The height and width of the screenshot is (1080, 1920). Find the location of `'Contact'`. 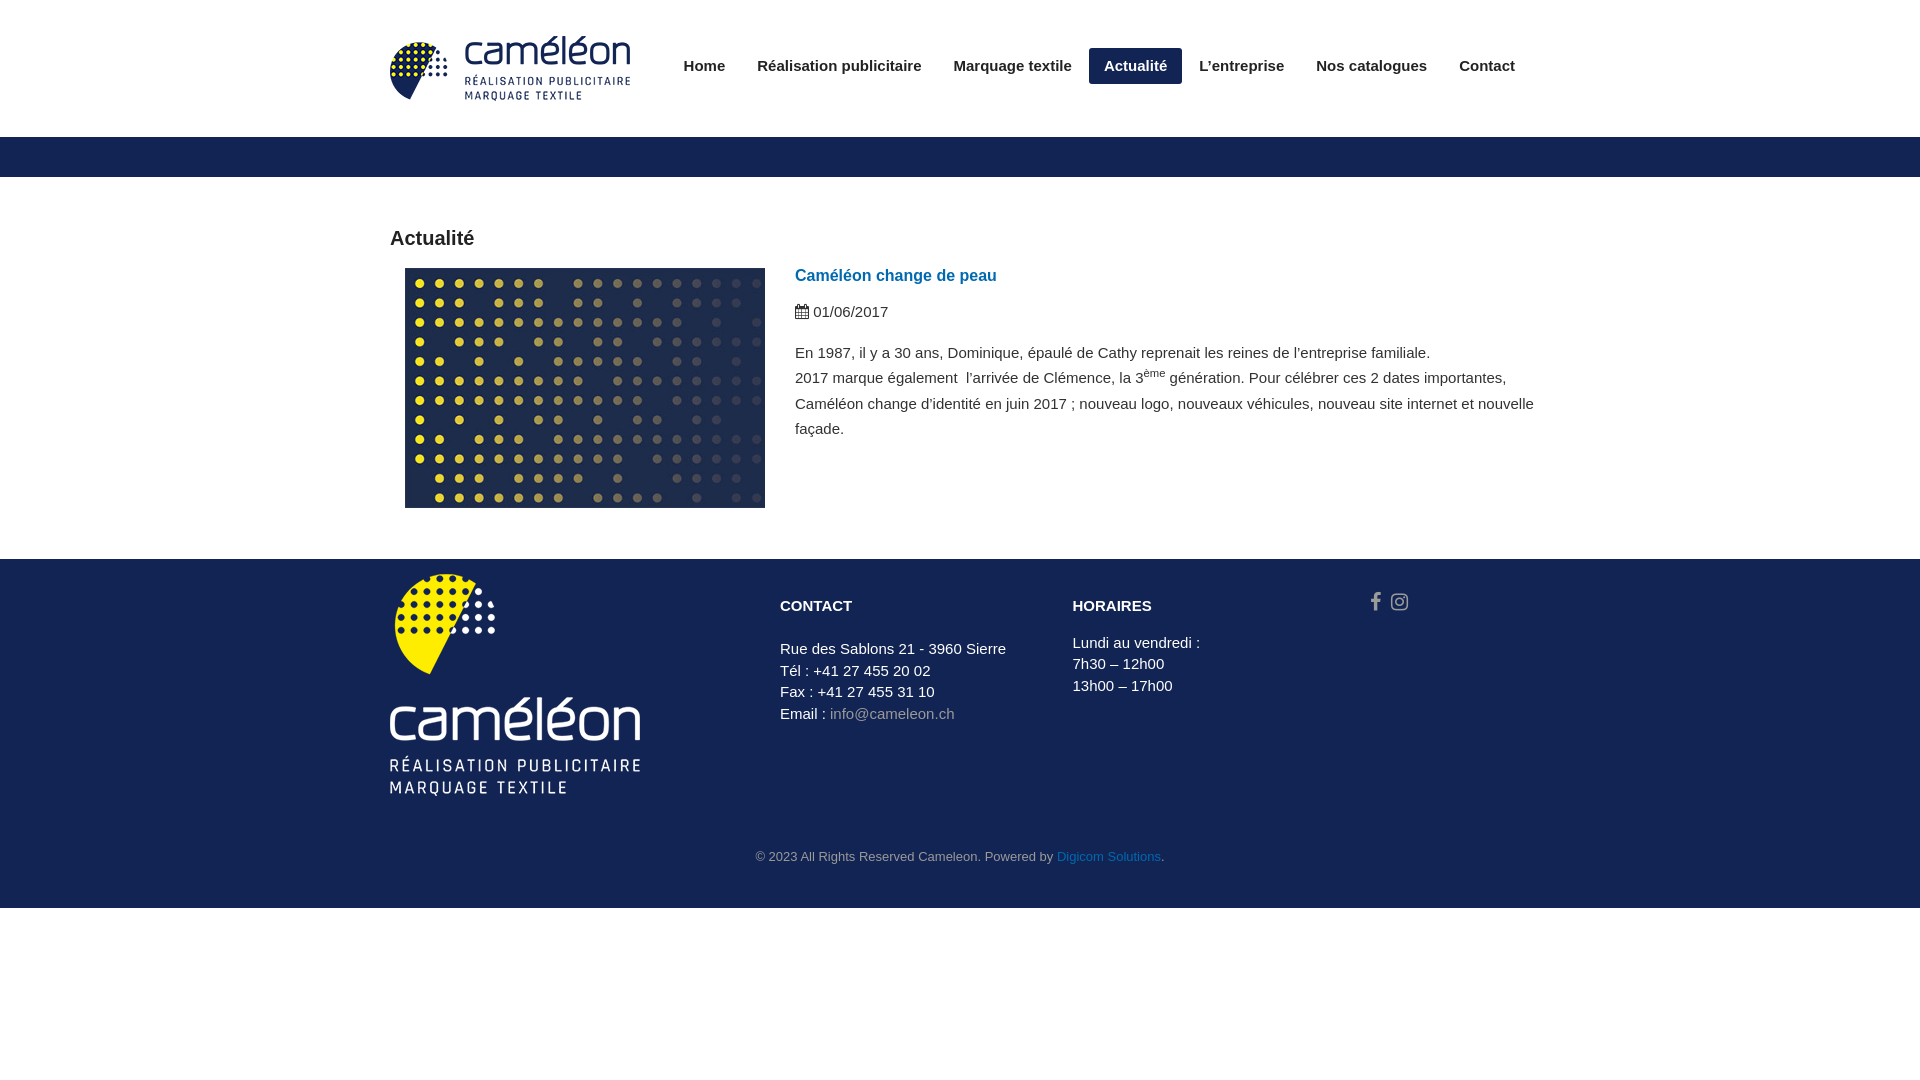

'Contact' is located at coordinates (1487, 64).